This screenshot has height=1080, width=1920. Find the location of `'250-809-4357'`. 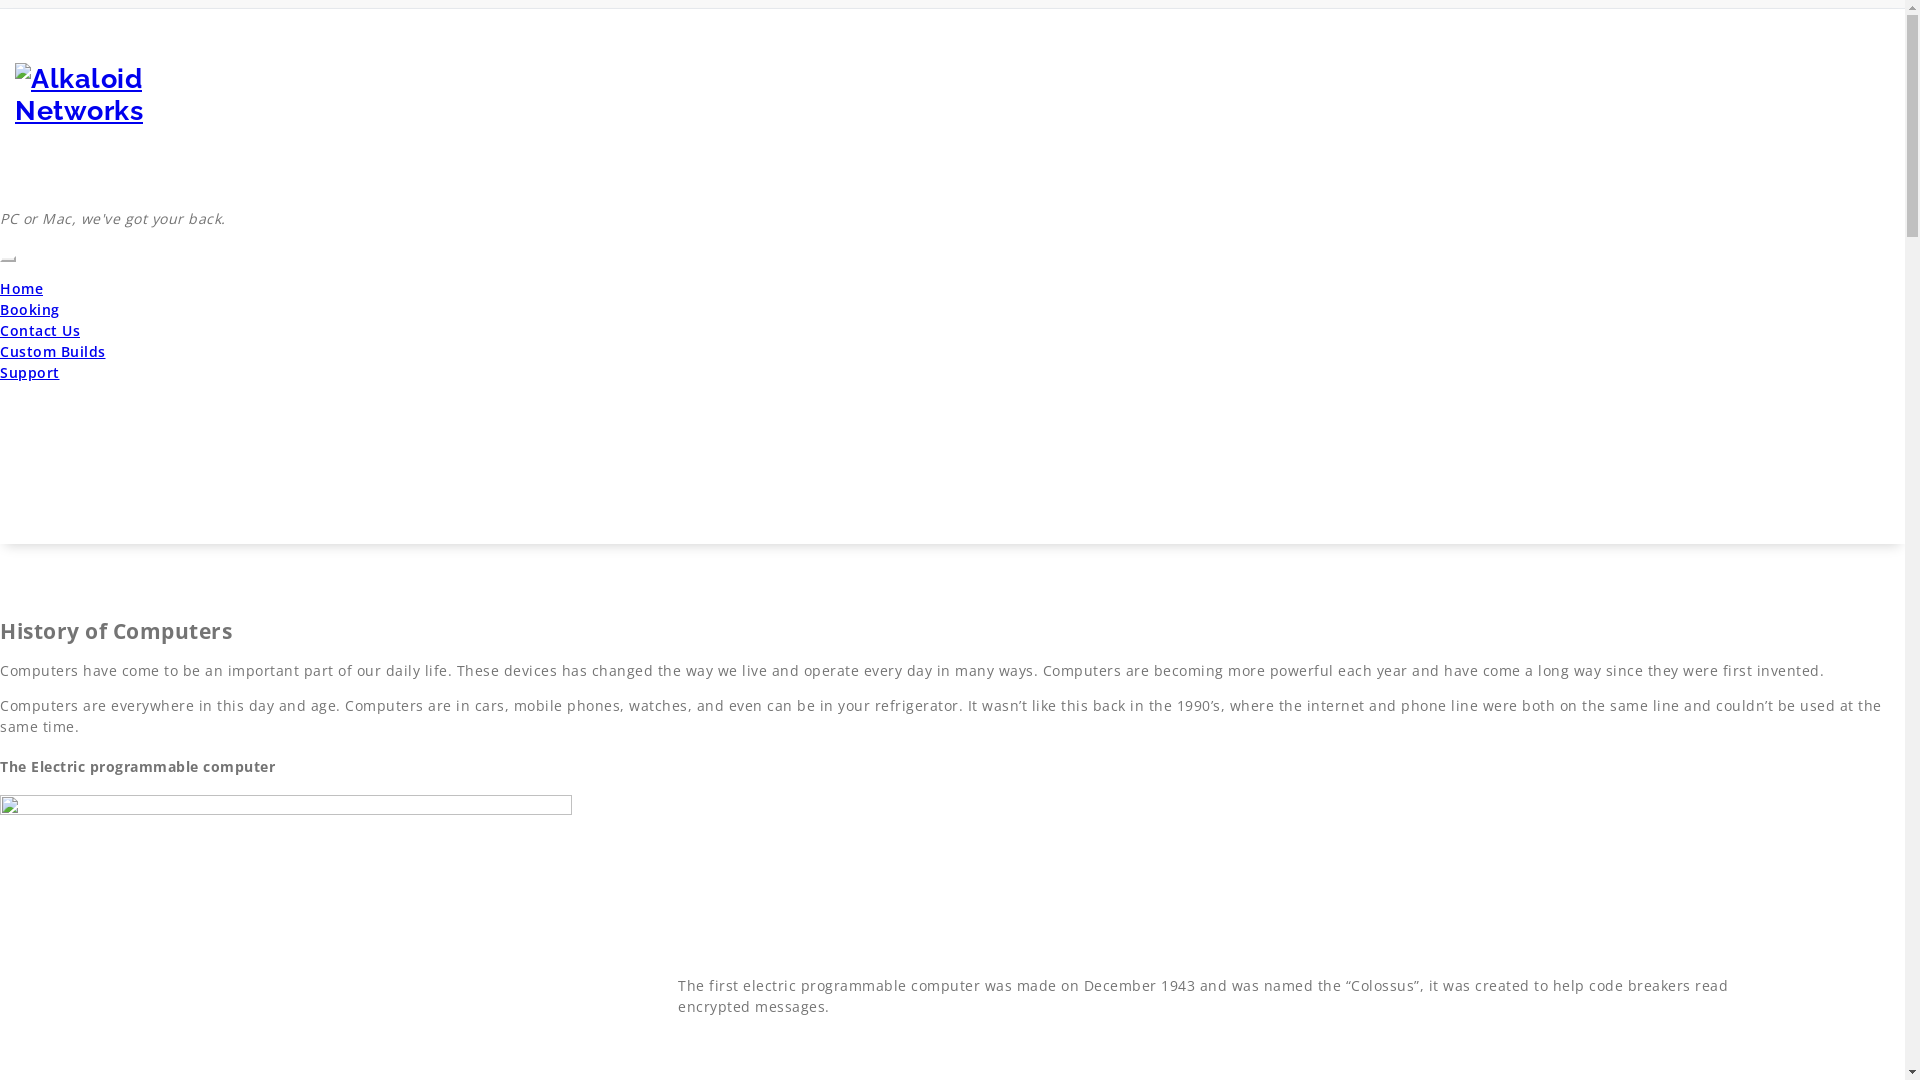

'250-809-4357' is located at coordinates (1841, 19).